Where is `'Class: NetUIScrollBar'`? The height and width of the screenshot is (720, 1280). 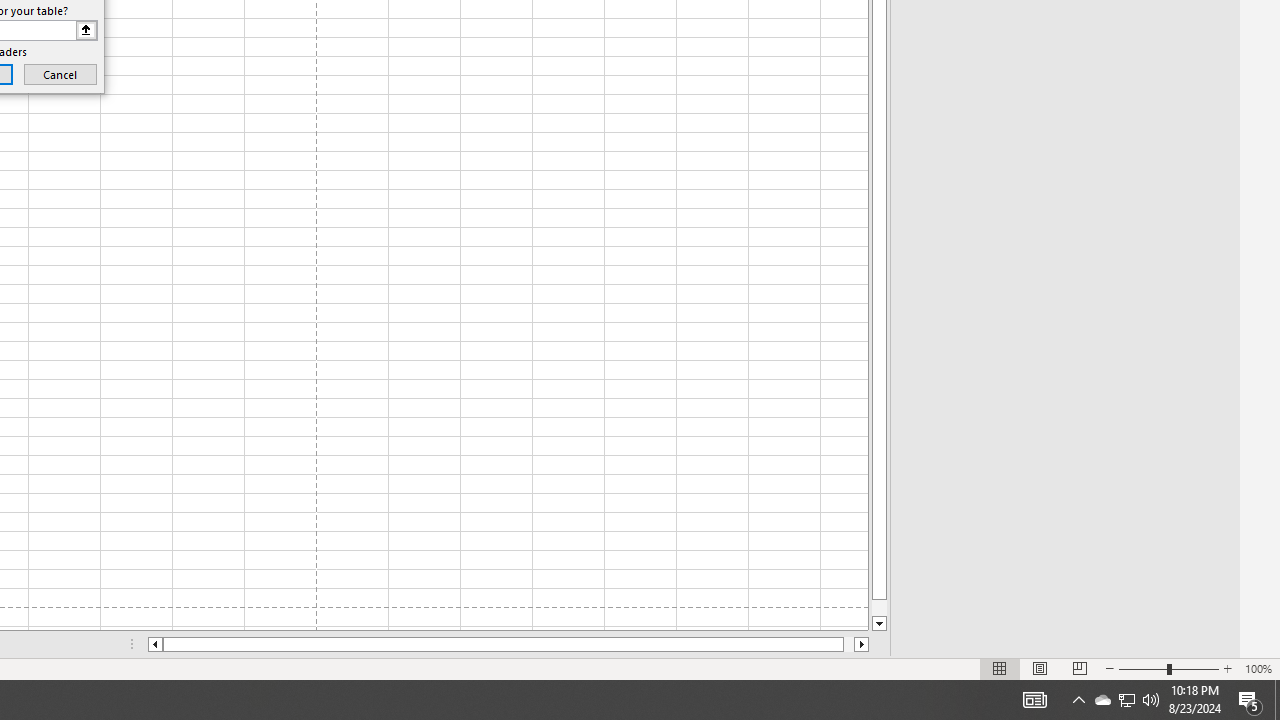 'Class: NetUIScrollBar' is located at coordinates (508, 644).